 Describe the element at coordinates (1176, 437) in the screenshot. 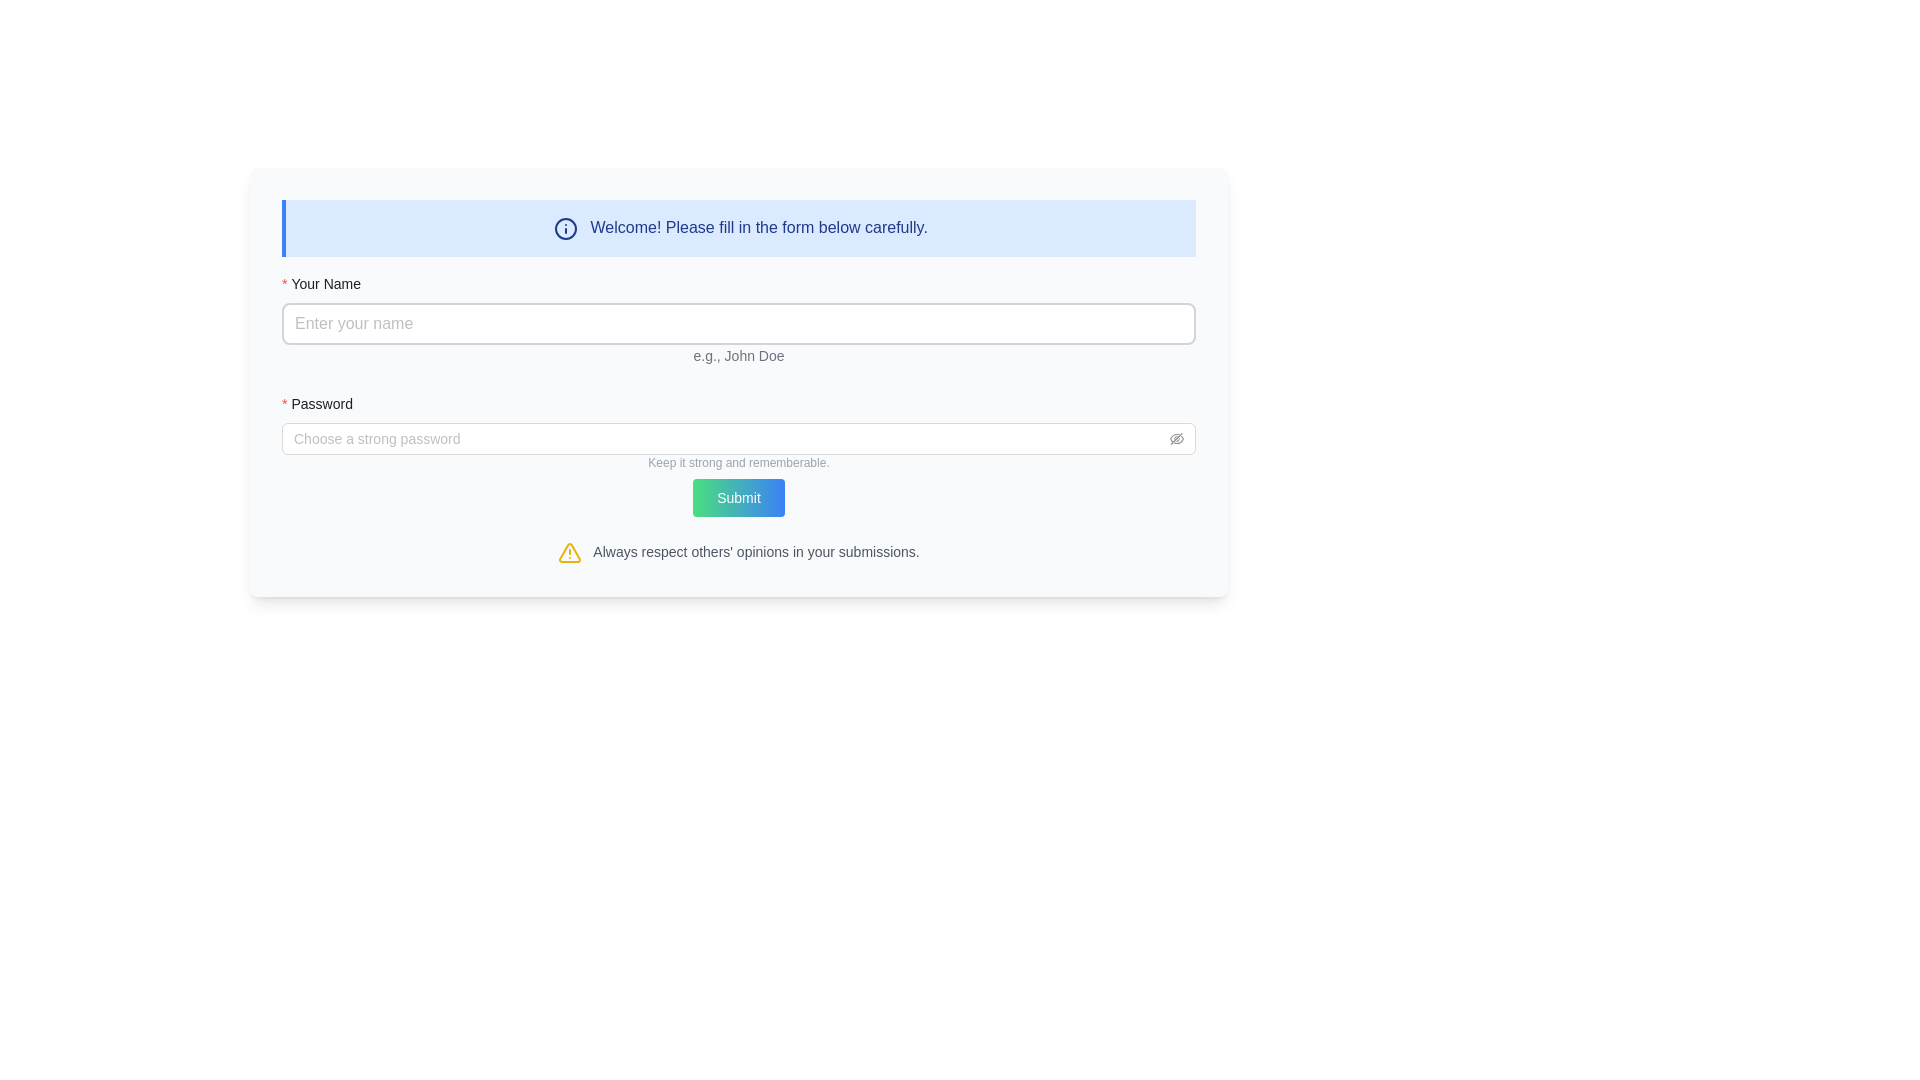

I see `the crossed-out eye icon located at the far right of the password input field` at that location.